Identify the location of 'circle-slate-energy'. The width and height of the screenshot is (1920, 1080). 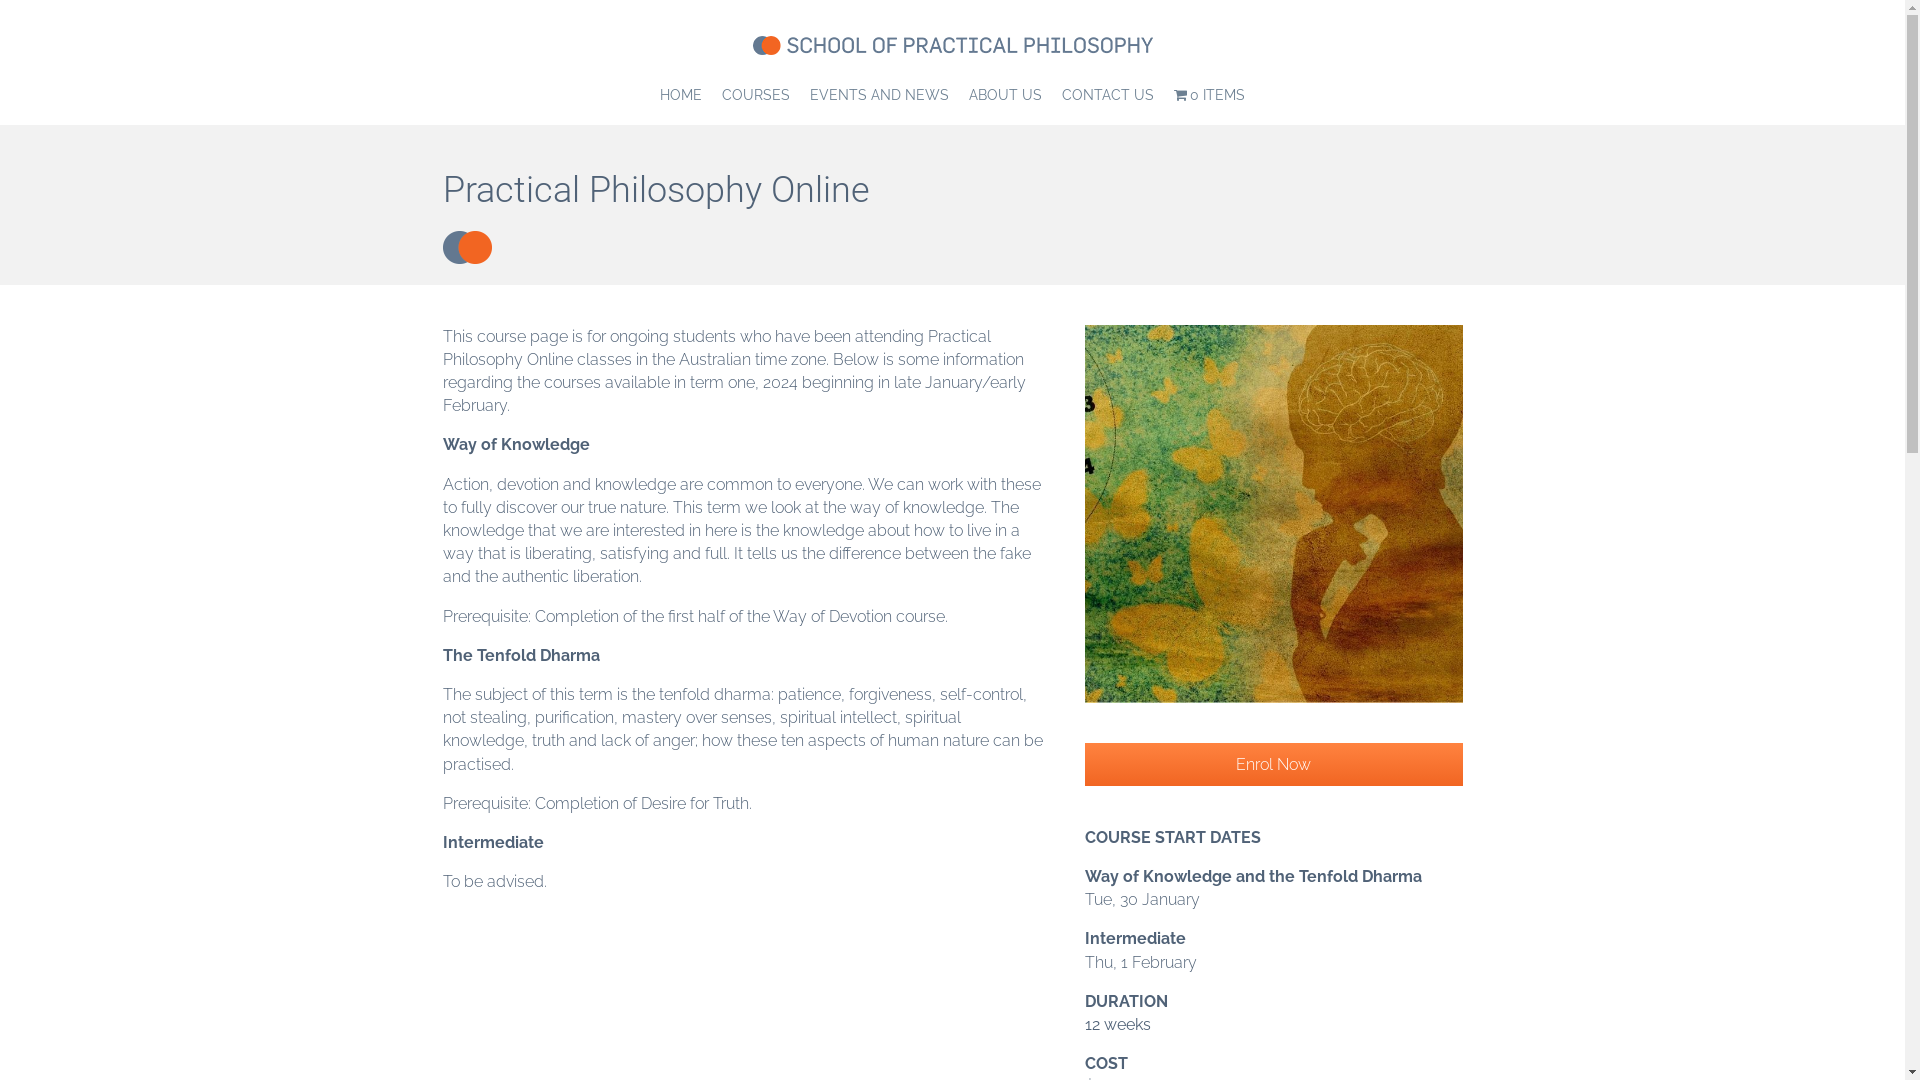
(440, 246).